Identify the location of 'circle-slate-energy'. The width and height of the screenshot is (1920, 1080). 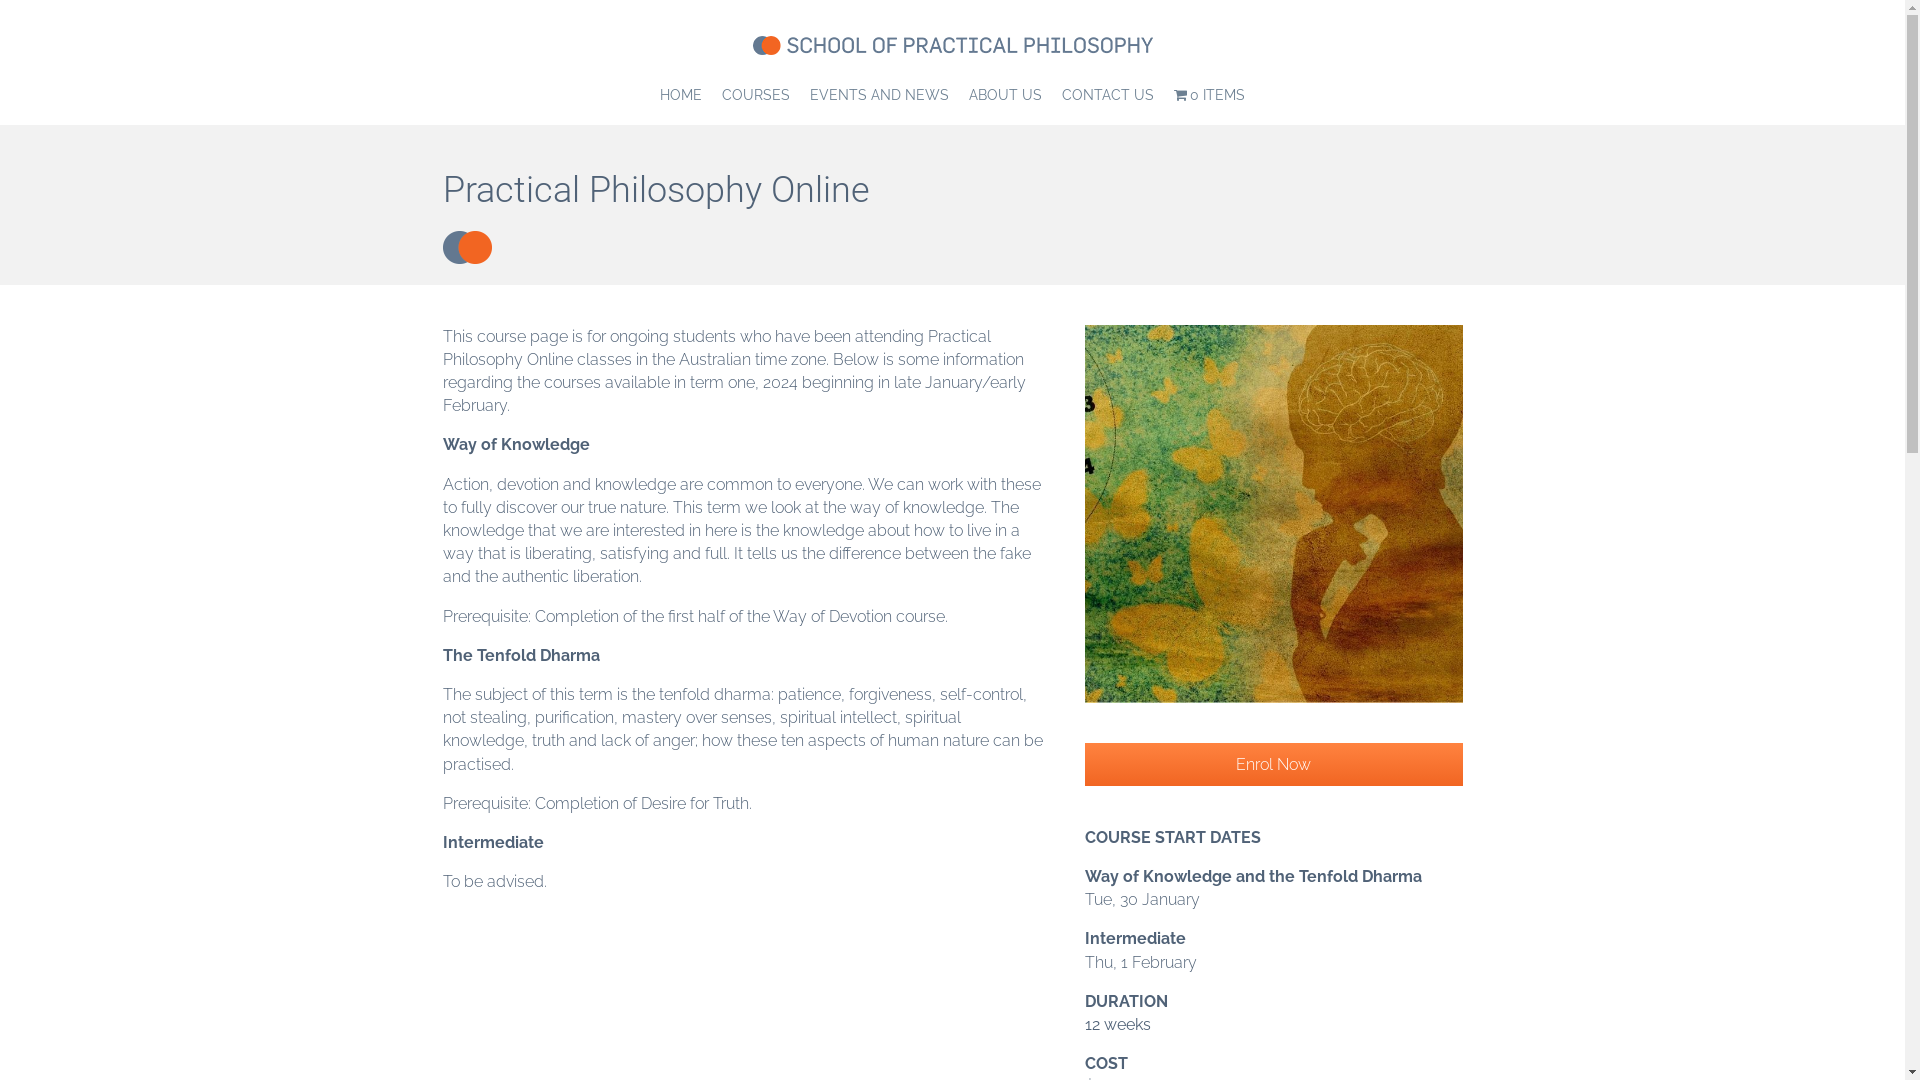
(440, 246).